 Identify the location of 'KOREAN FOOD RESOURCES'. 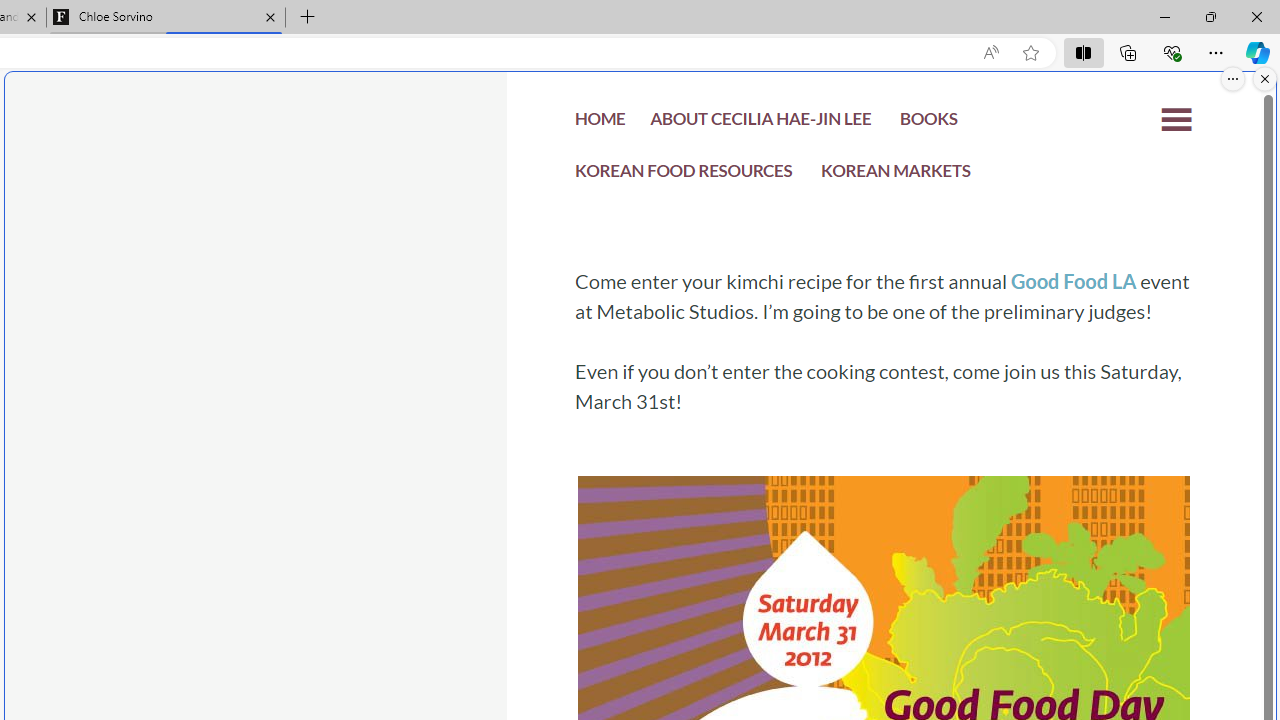
(684, 172).